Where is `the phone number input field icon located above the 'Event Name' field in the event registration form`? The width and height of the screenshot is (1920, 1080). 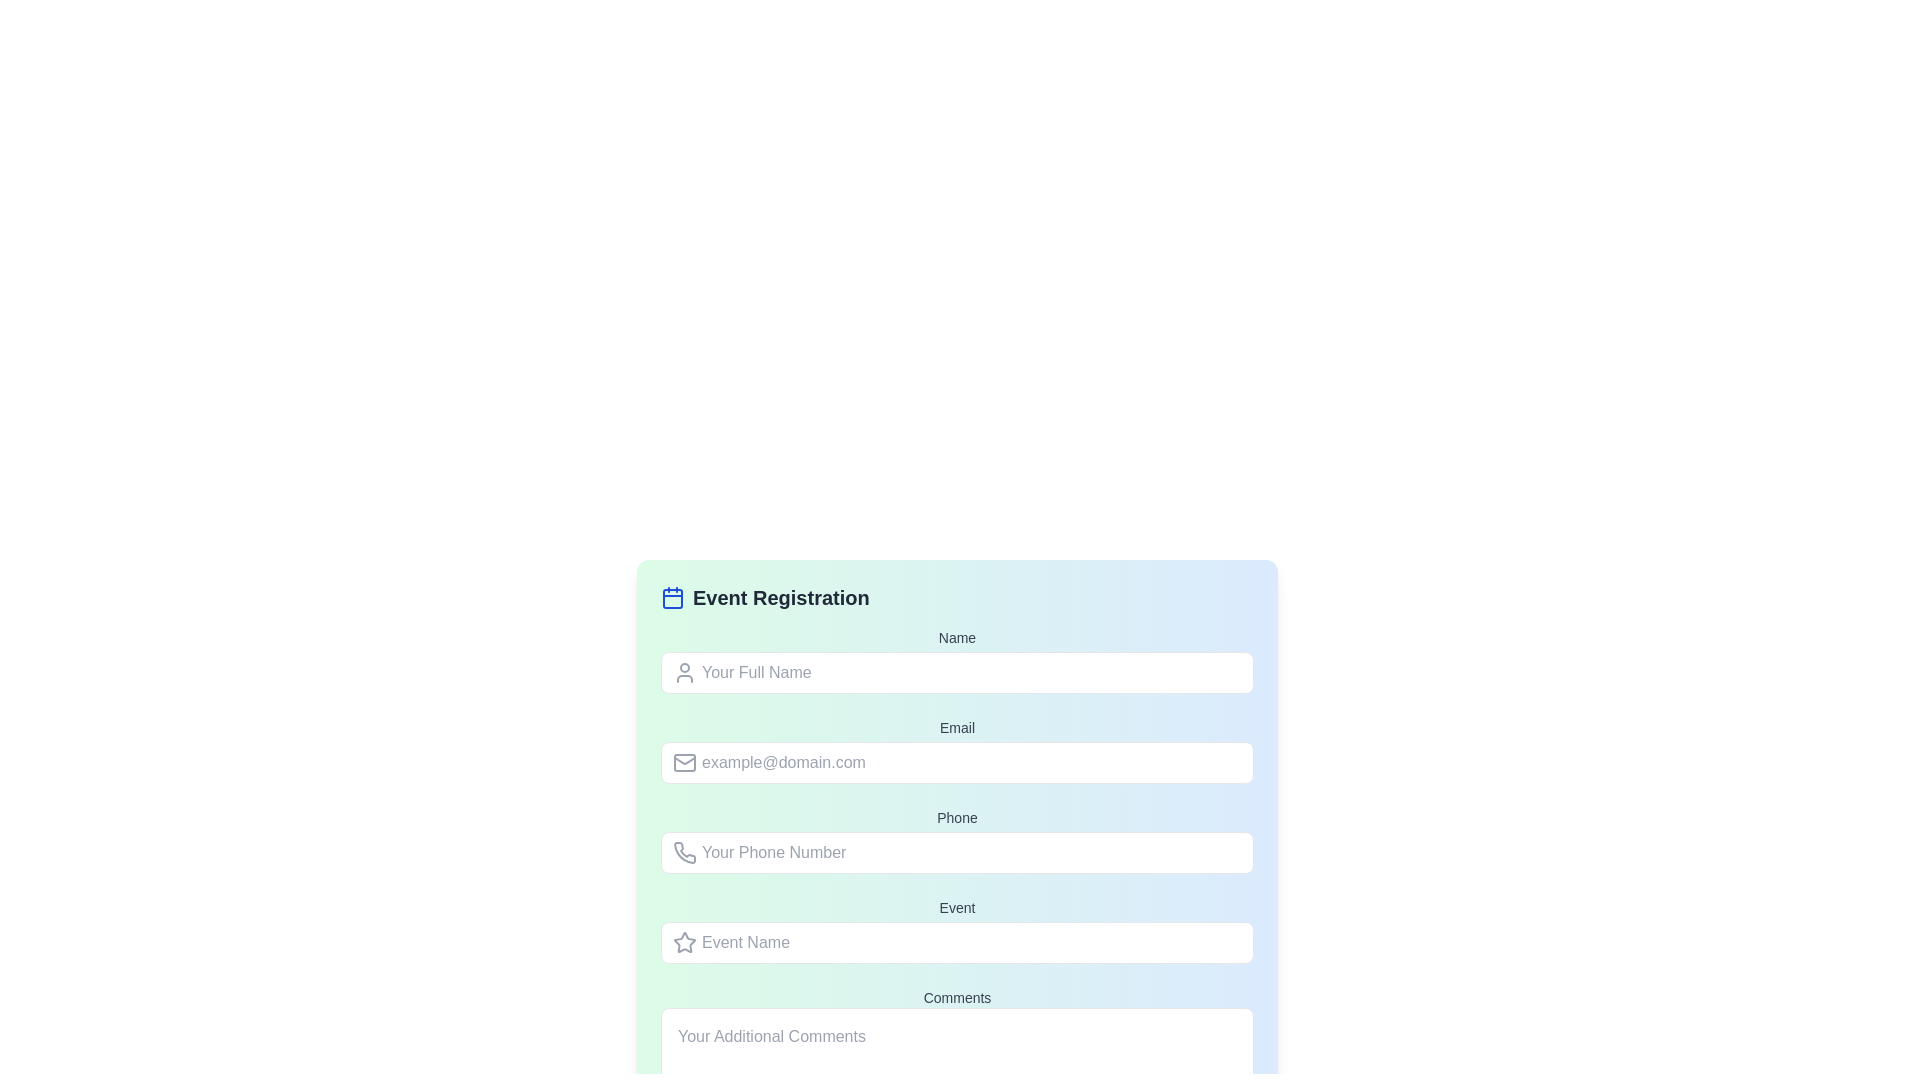
the phone number input field icon located above the 'Event Name' field in the event registration form is located at coordinates (685, 852).